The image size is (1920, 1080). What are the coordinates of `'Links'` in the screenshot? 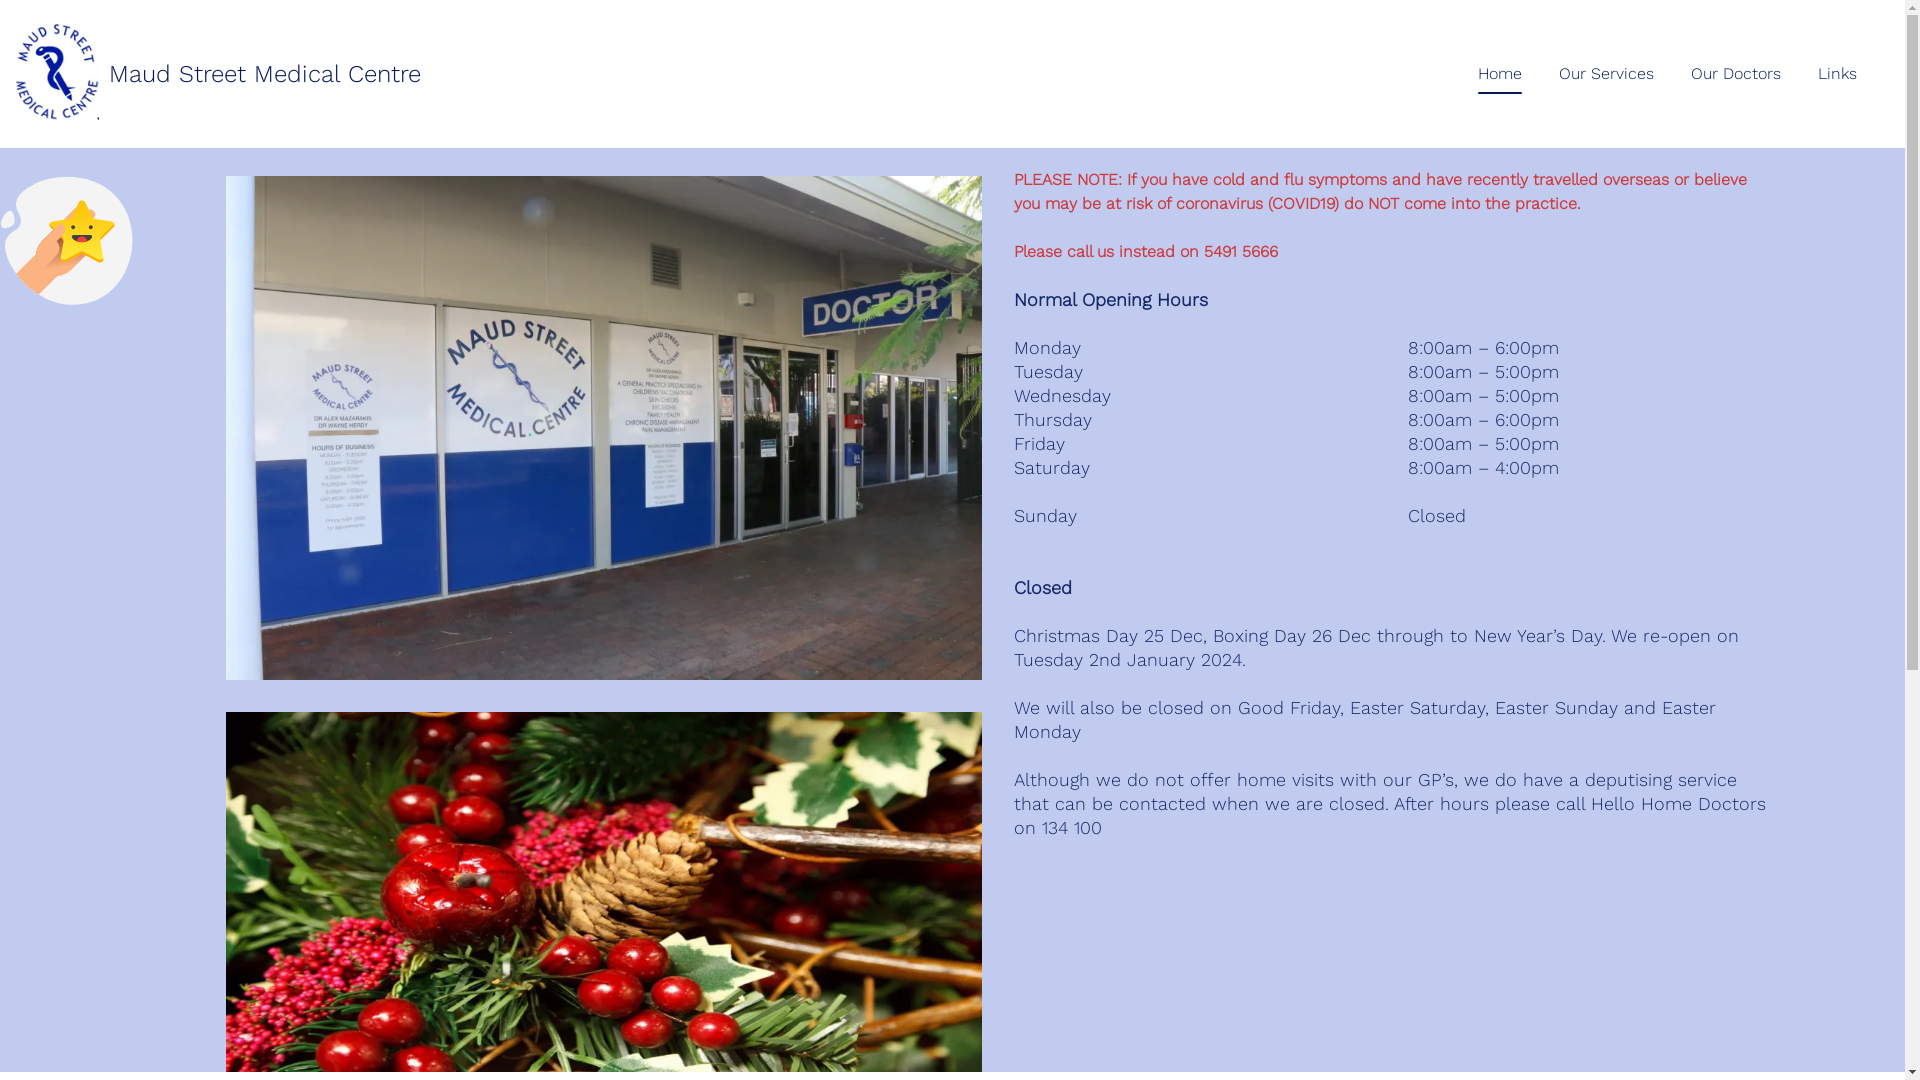 It's located at (1837, 72).